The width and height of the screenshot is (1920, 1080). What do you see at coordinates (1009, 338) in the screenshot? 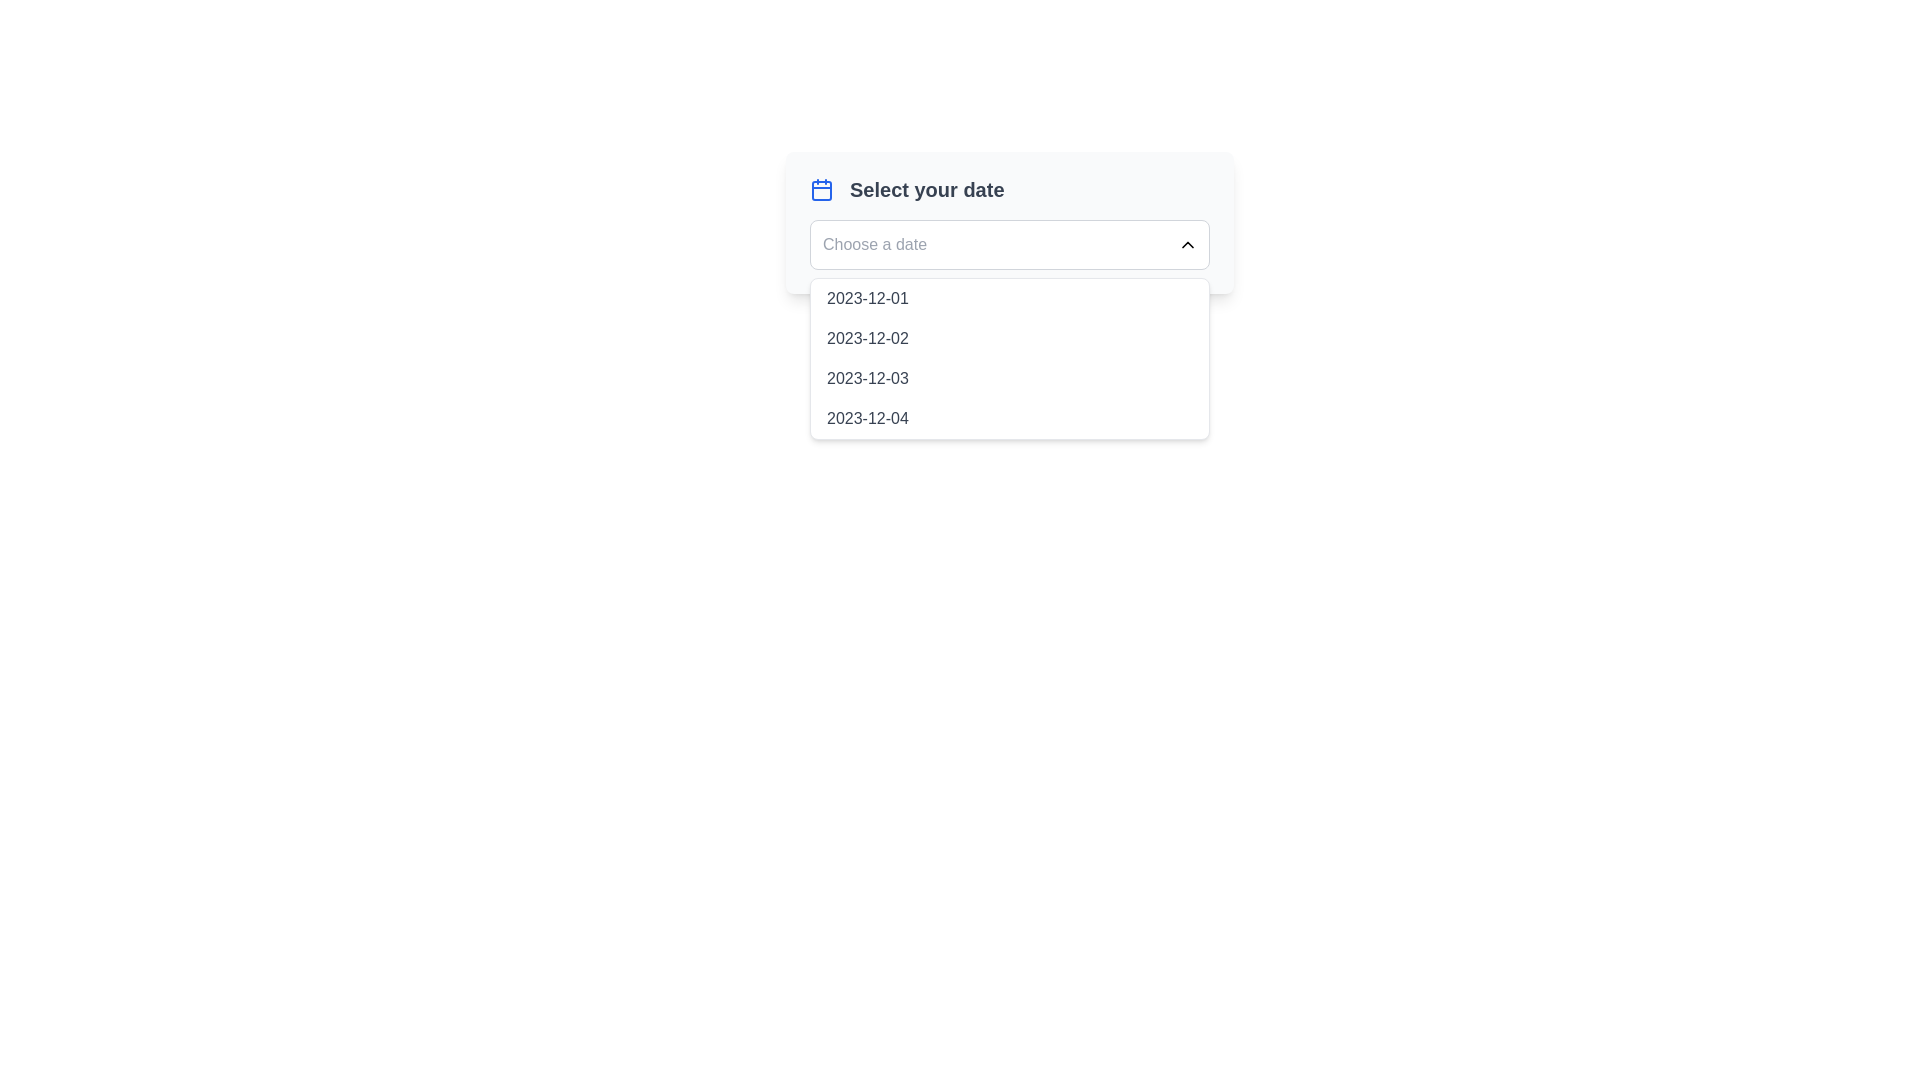
I see `the second date option in the dropdown menu, positioned directly below '2023-12-01' and above '2023-12-03'` at bounding box center [1009, 338].